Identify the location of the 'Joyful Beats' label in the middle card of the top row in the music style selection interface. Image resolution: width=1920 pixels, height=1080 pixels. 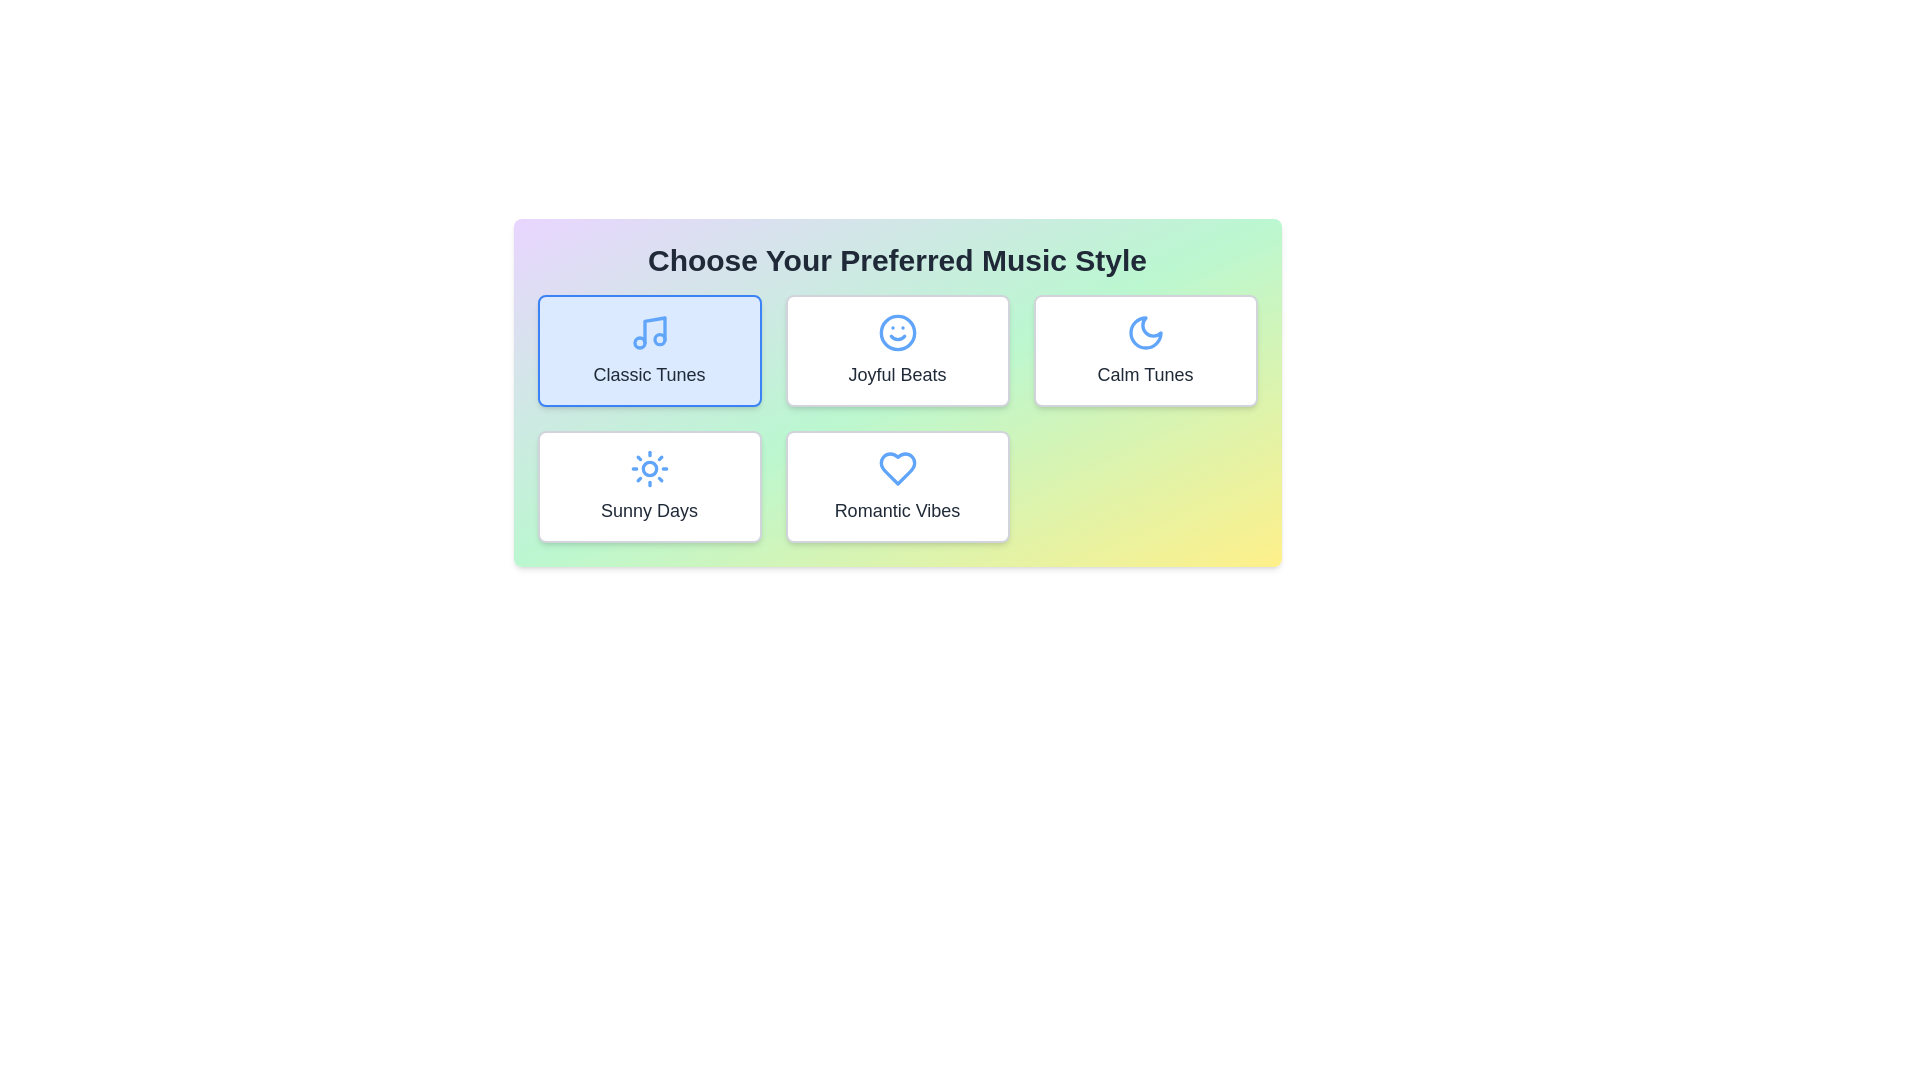
(896, 374).